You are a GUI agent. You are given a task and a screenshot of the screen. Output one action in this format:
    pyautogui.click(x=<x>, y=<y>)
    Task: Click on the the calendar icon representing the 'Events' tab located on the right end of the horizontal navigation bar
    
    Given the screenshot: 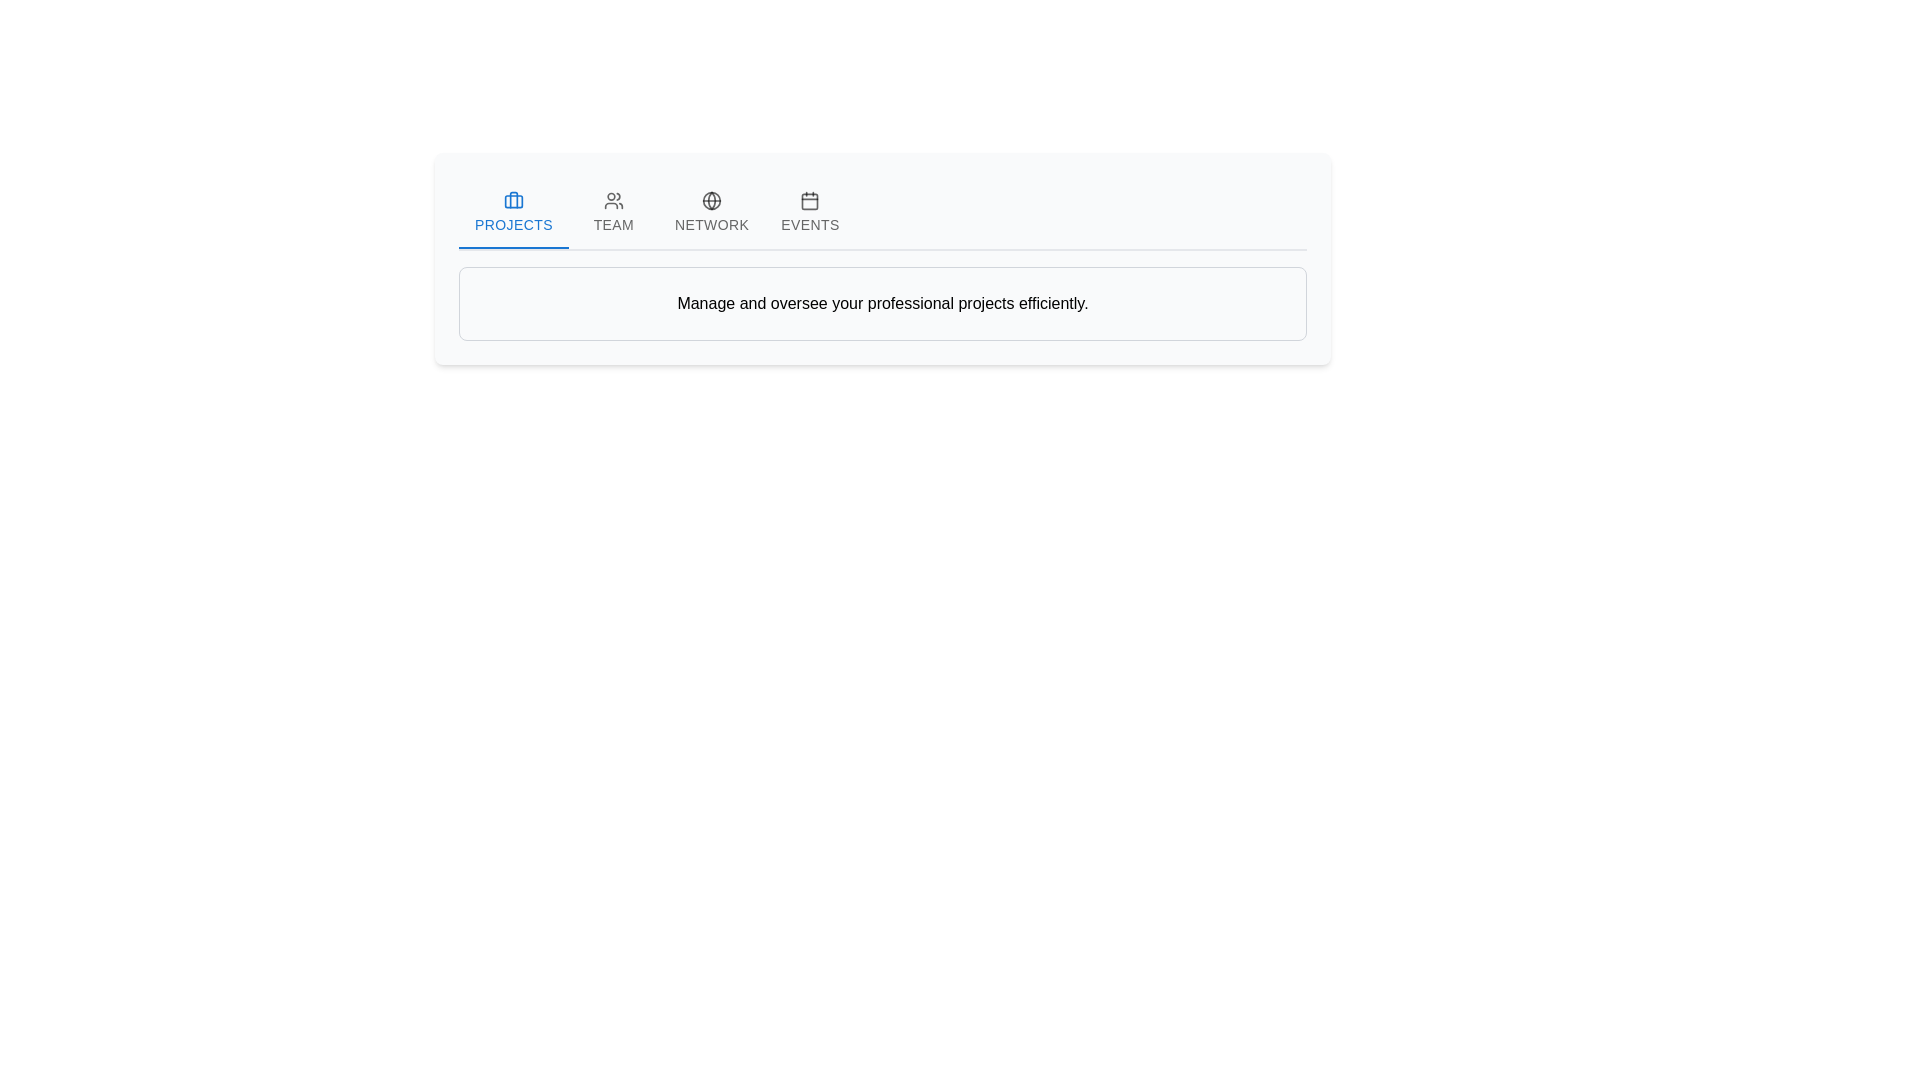 What is the action you would take?
    pyautogui.click(x=810, y=202)
    